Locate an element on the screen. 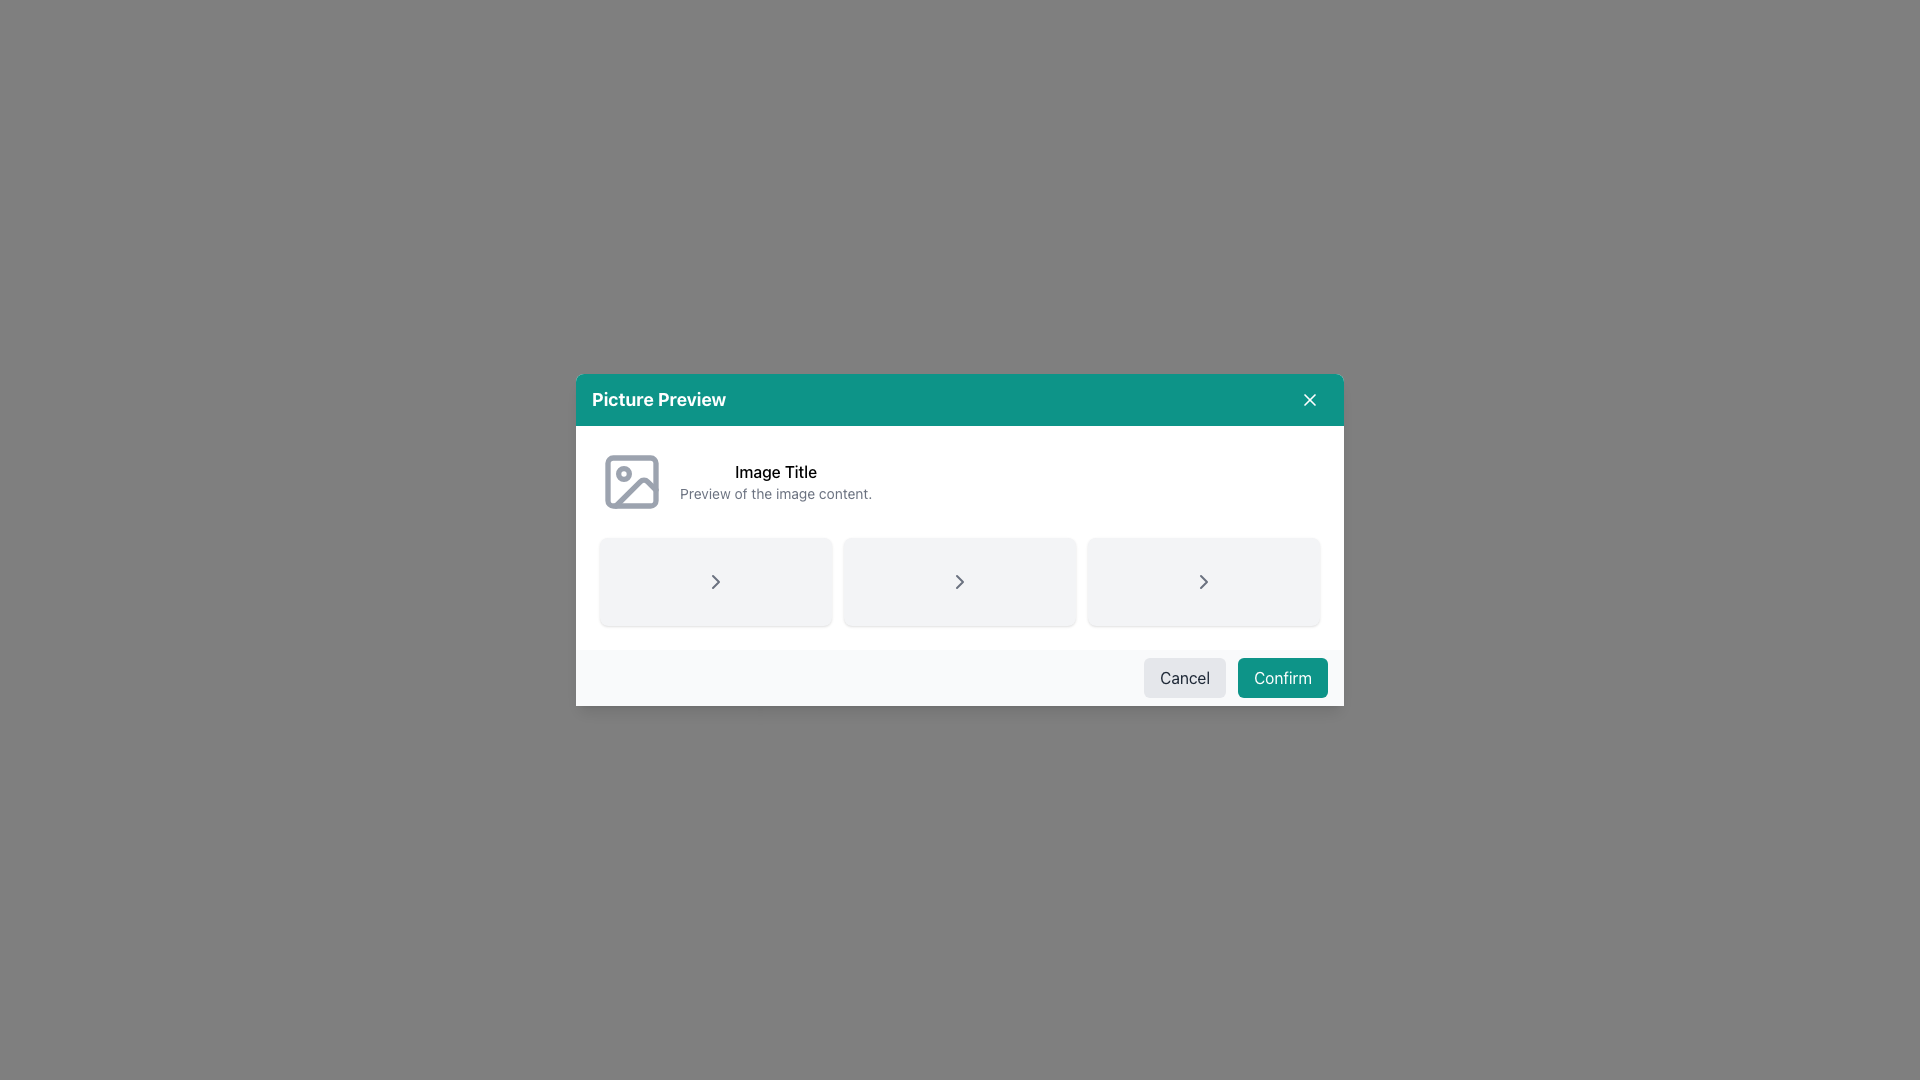  the close button styled as an 'X' located in the top-right corner of the green header bar within the modal window is located at coordinates (1310, 400).